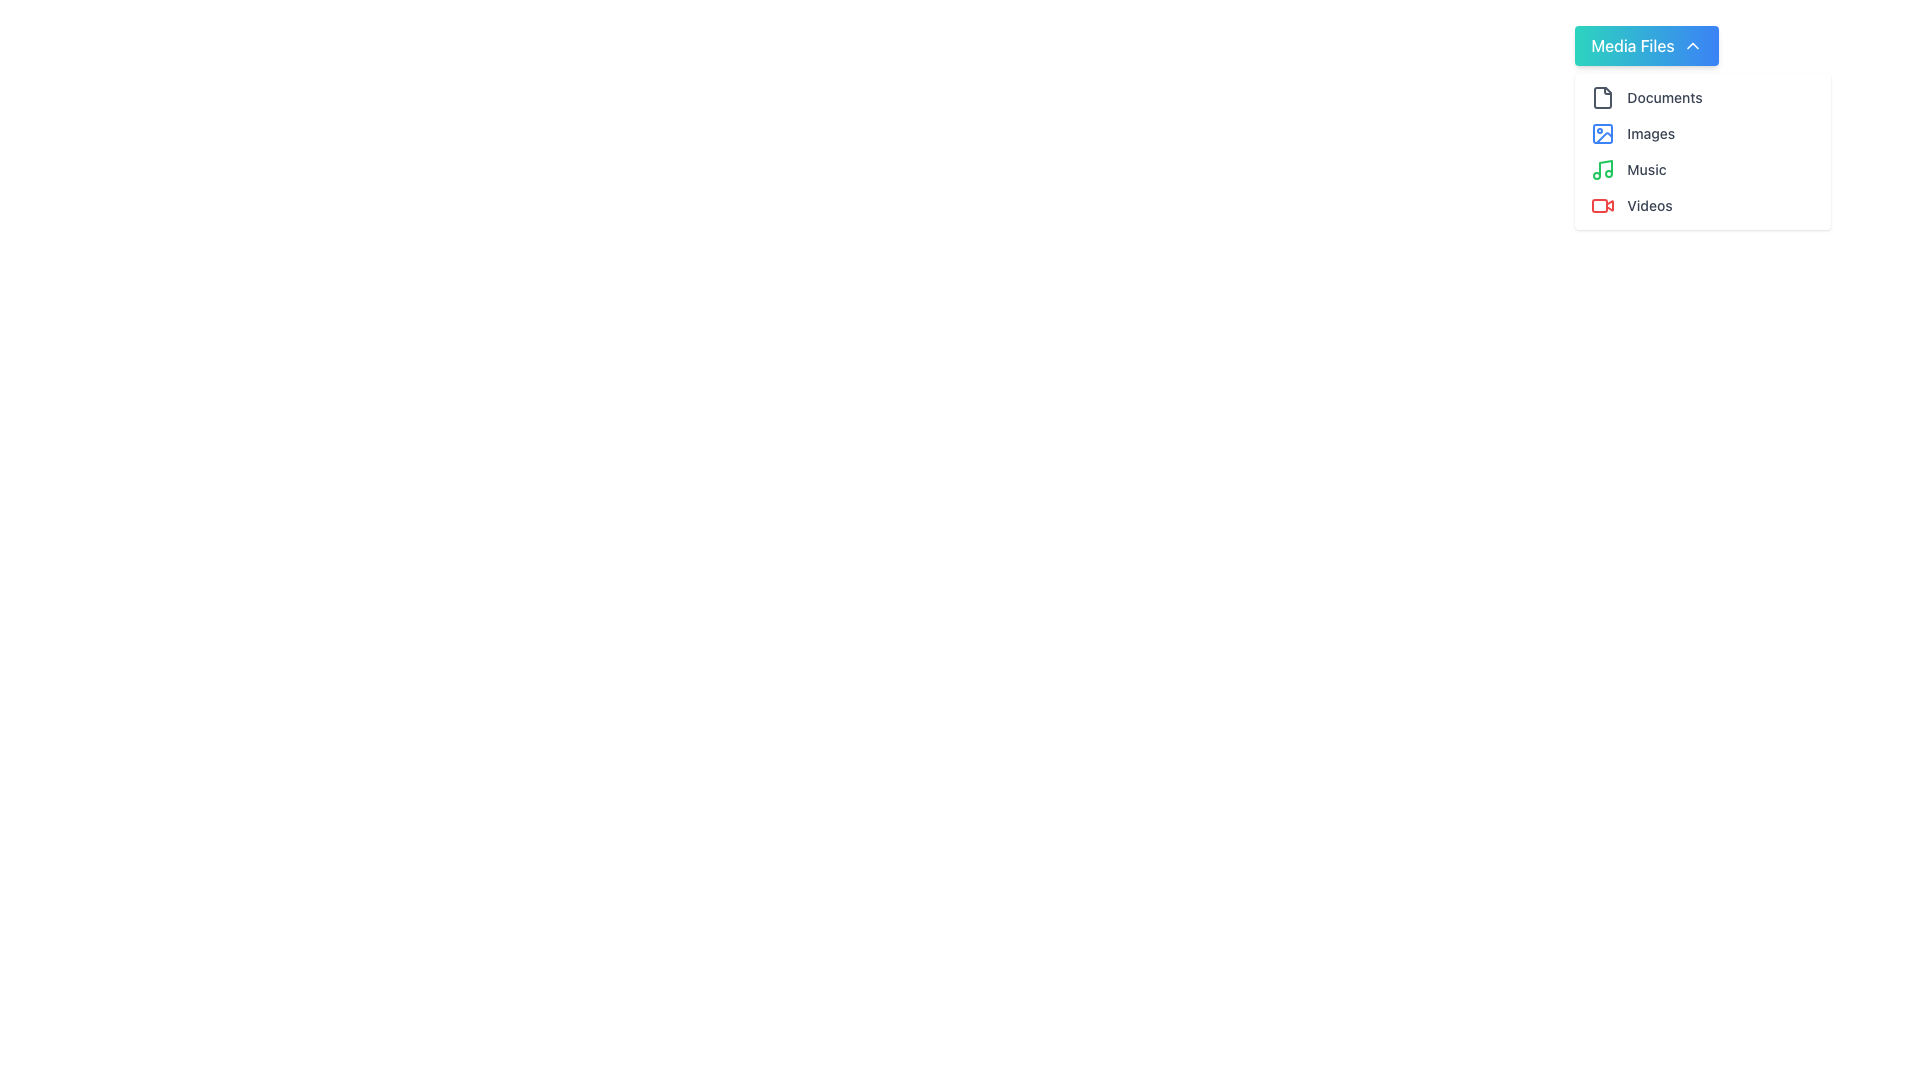 Image resolution: width=1920 pixels, height=1080 pixels. I want to click on the text label displaying 'Documents' within the dropdown menu under the heading 'Media Files', which is associated with a file icon, so click(1665, 97).